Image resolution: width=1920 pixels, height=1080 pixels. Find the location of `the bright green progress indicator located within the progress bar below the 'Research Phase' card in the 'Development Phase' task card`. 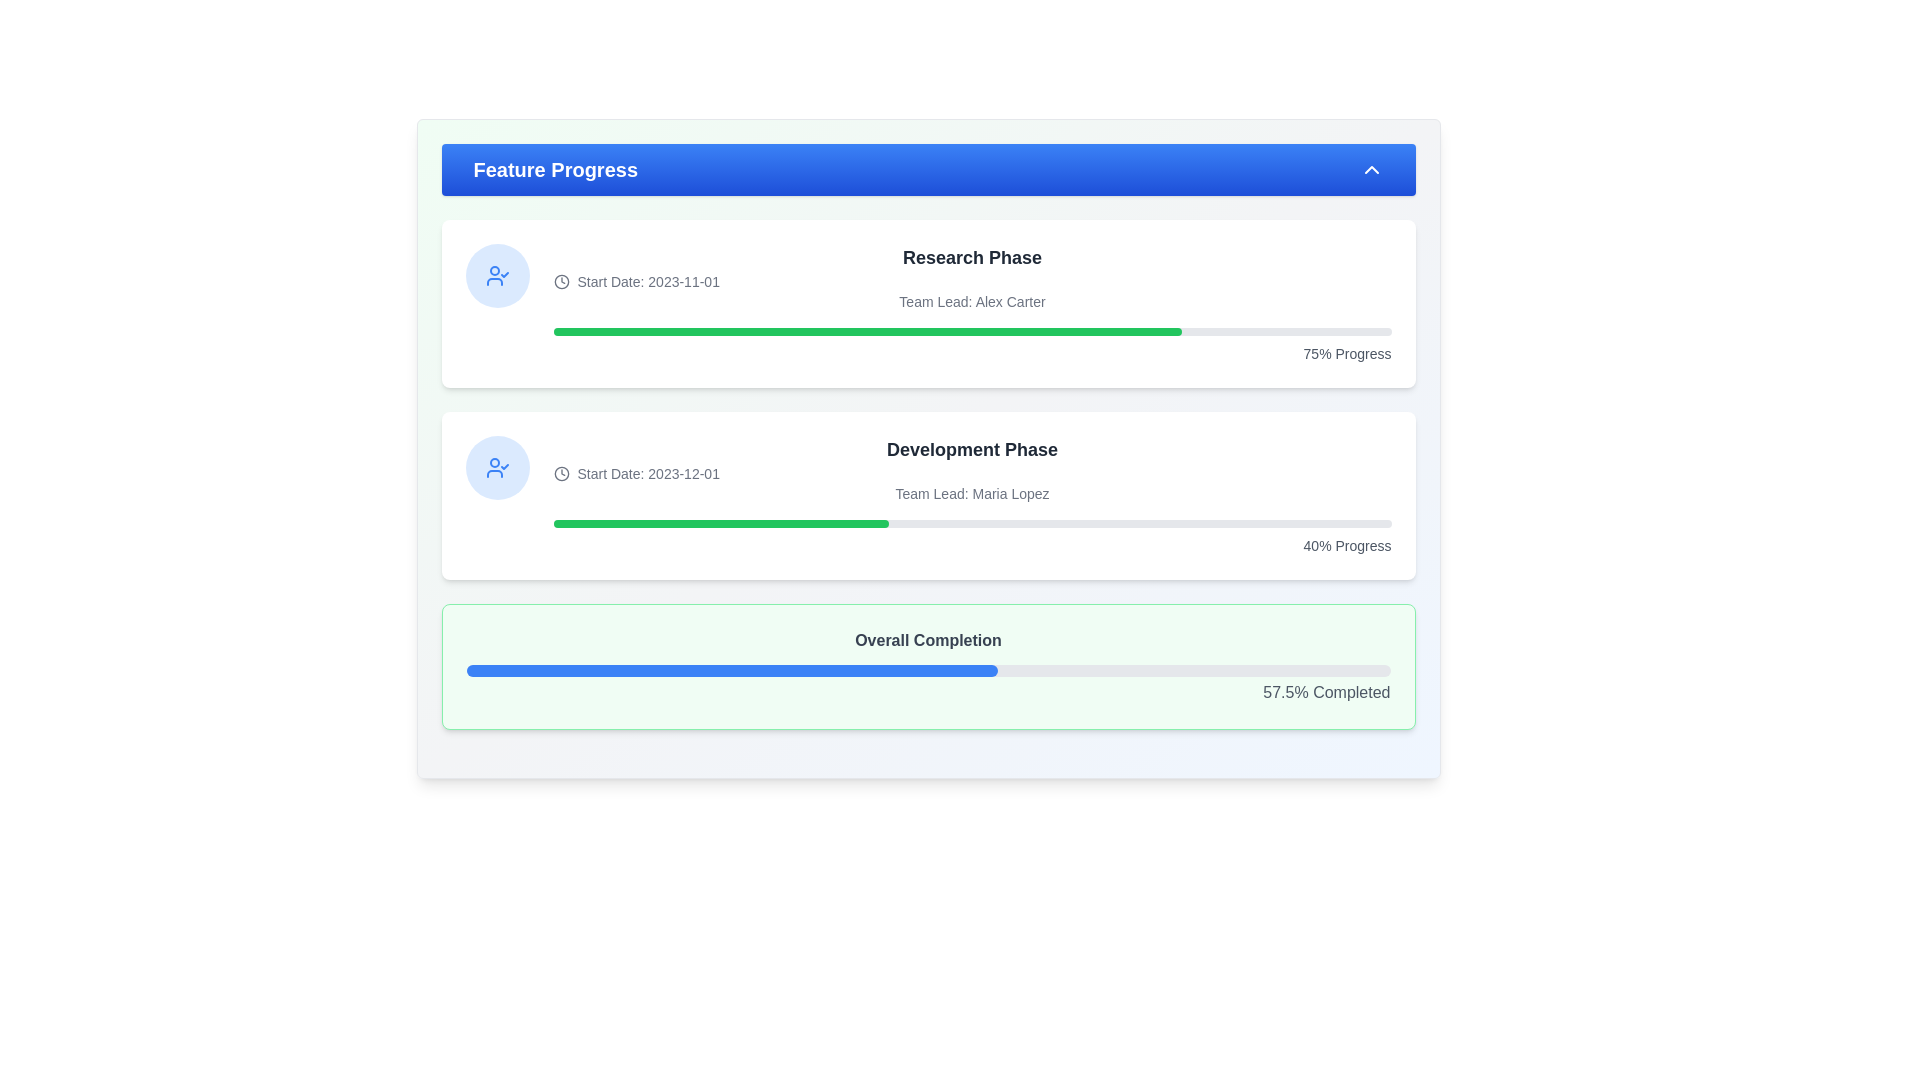

the bright green progress indicator located within the progress bar below the 'Research Phase' card in the 'Development Phase' task card is located at coordinates (720, 523).